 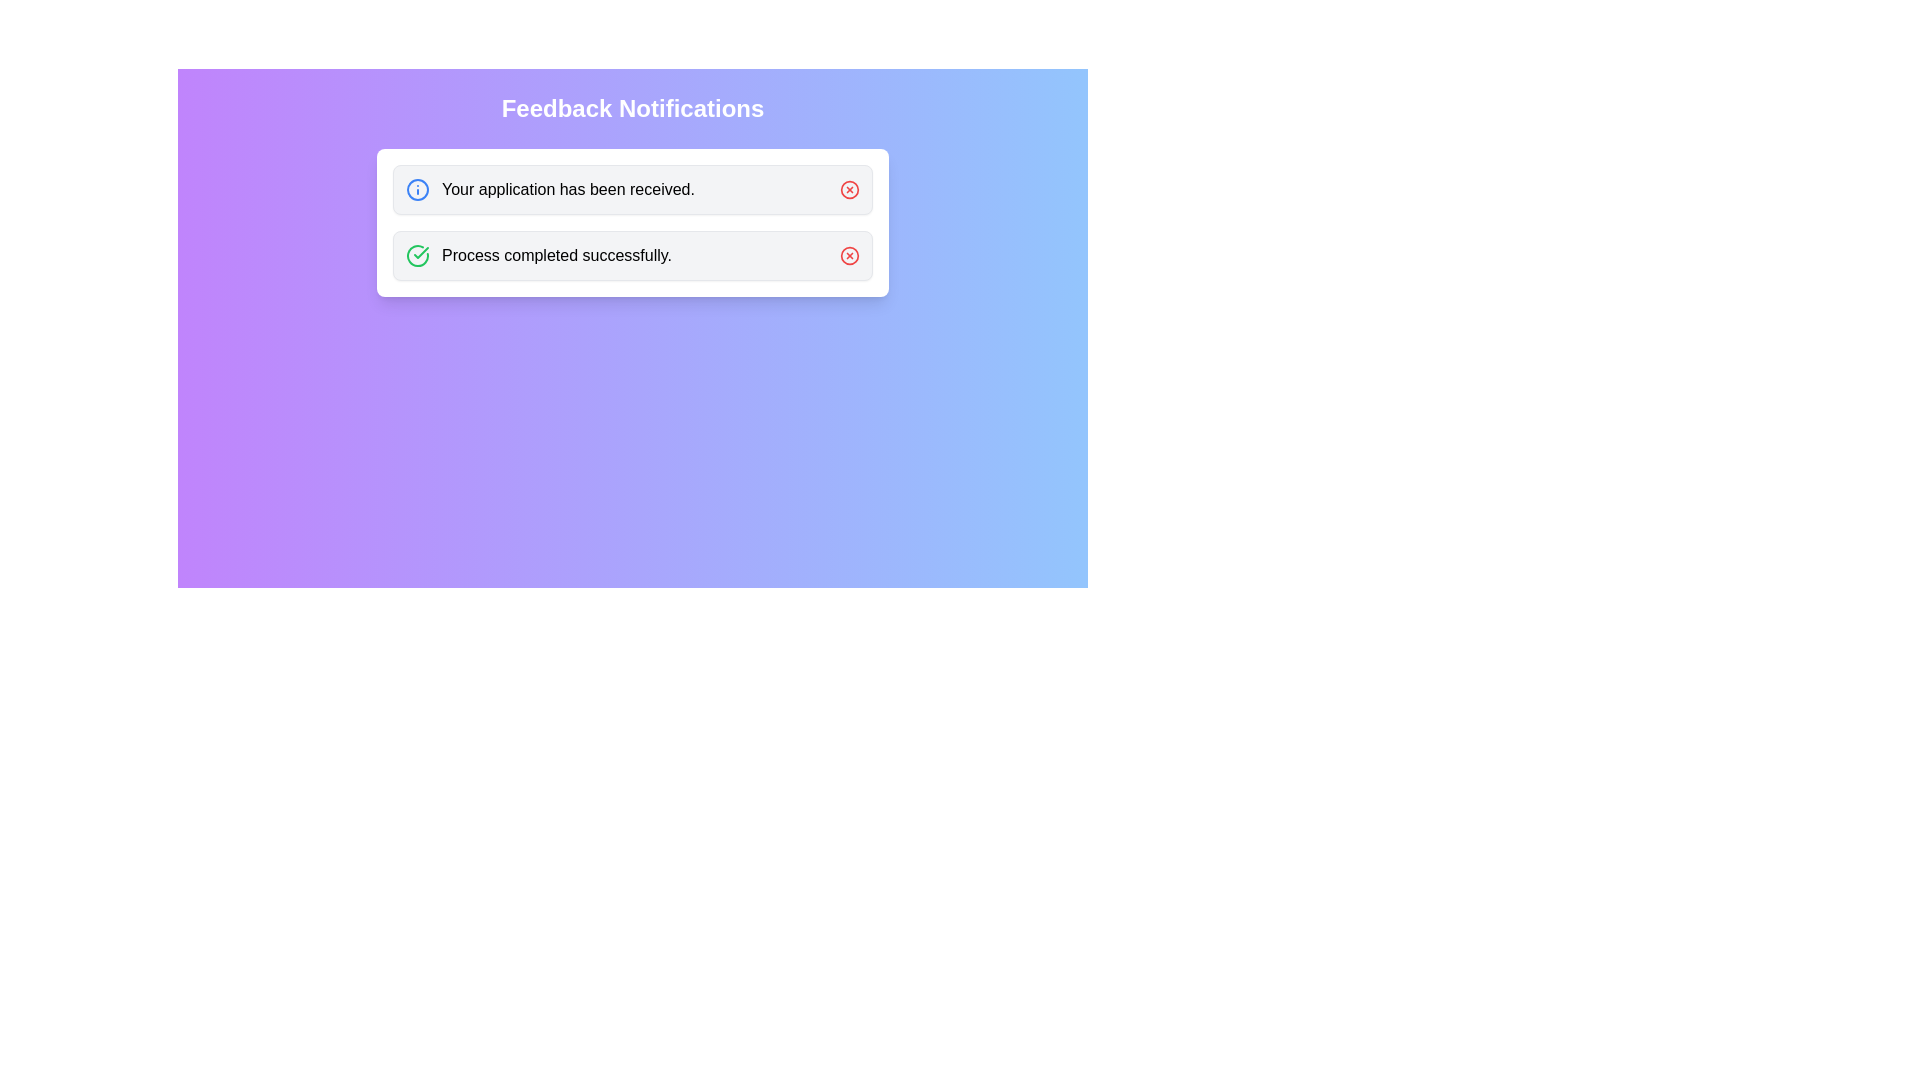 I want to click on the visual state of the circular Icon component with a red stroke located on the right side of the lower notification box, so click(x=849, y=254).